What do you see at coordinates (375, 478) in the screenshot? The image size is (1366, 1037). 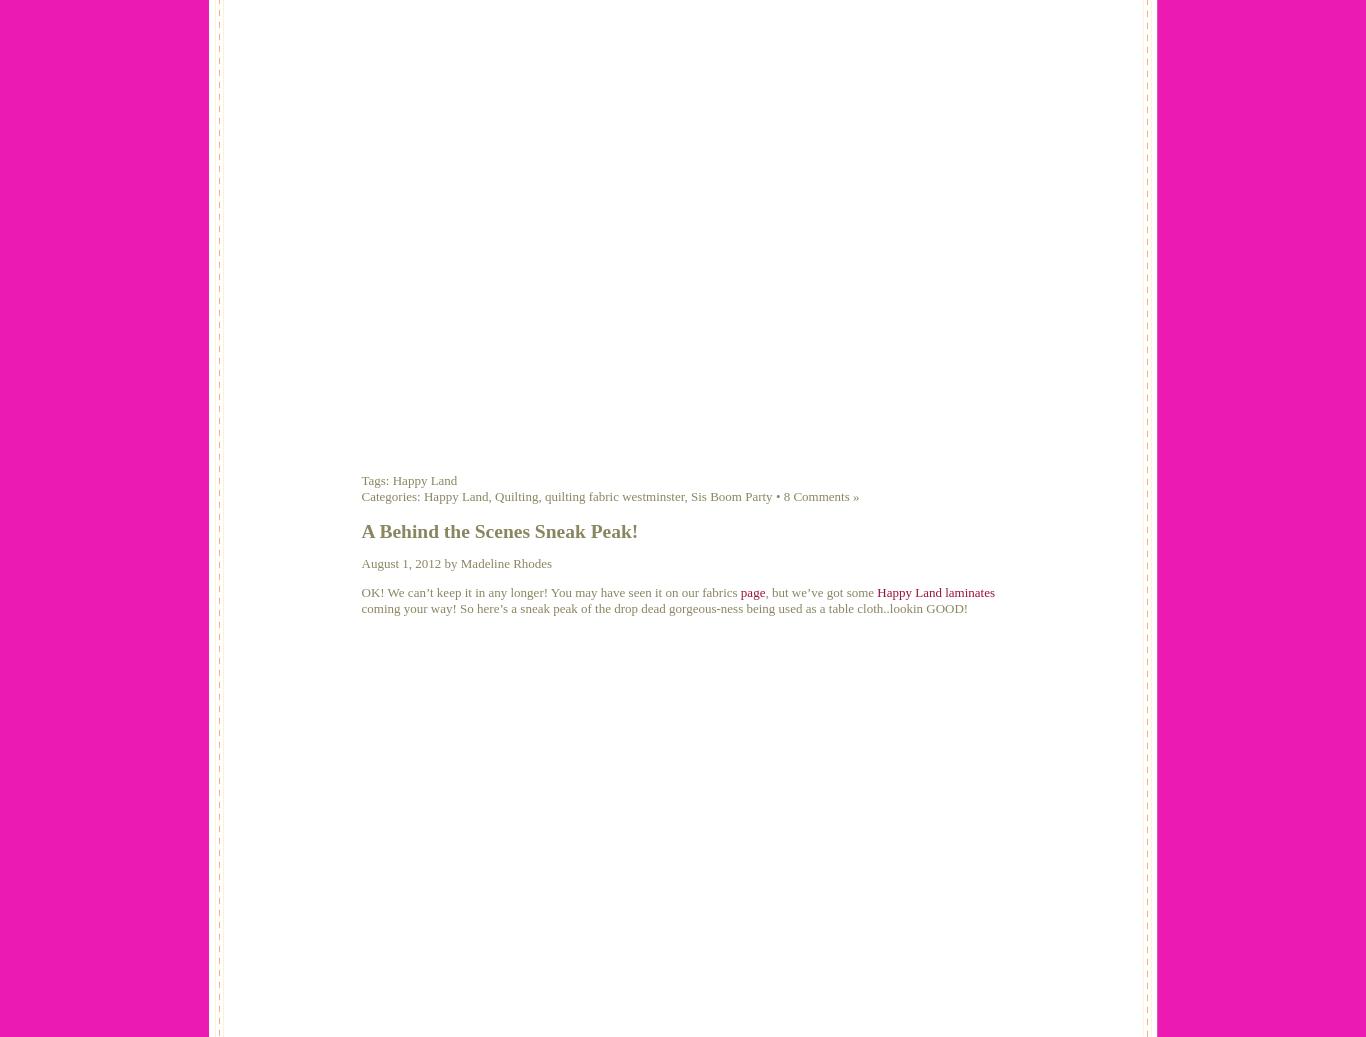 I see `'Tags:'` at bounding box center [375, 478].